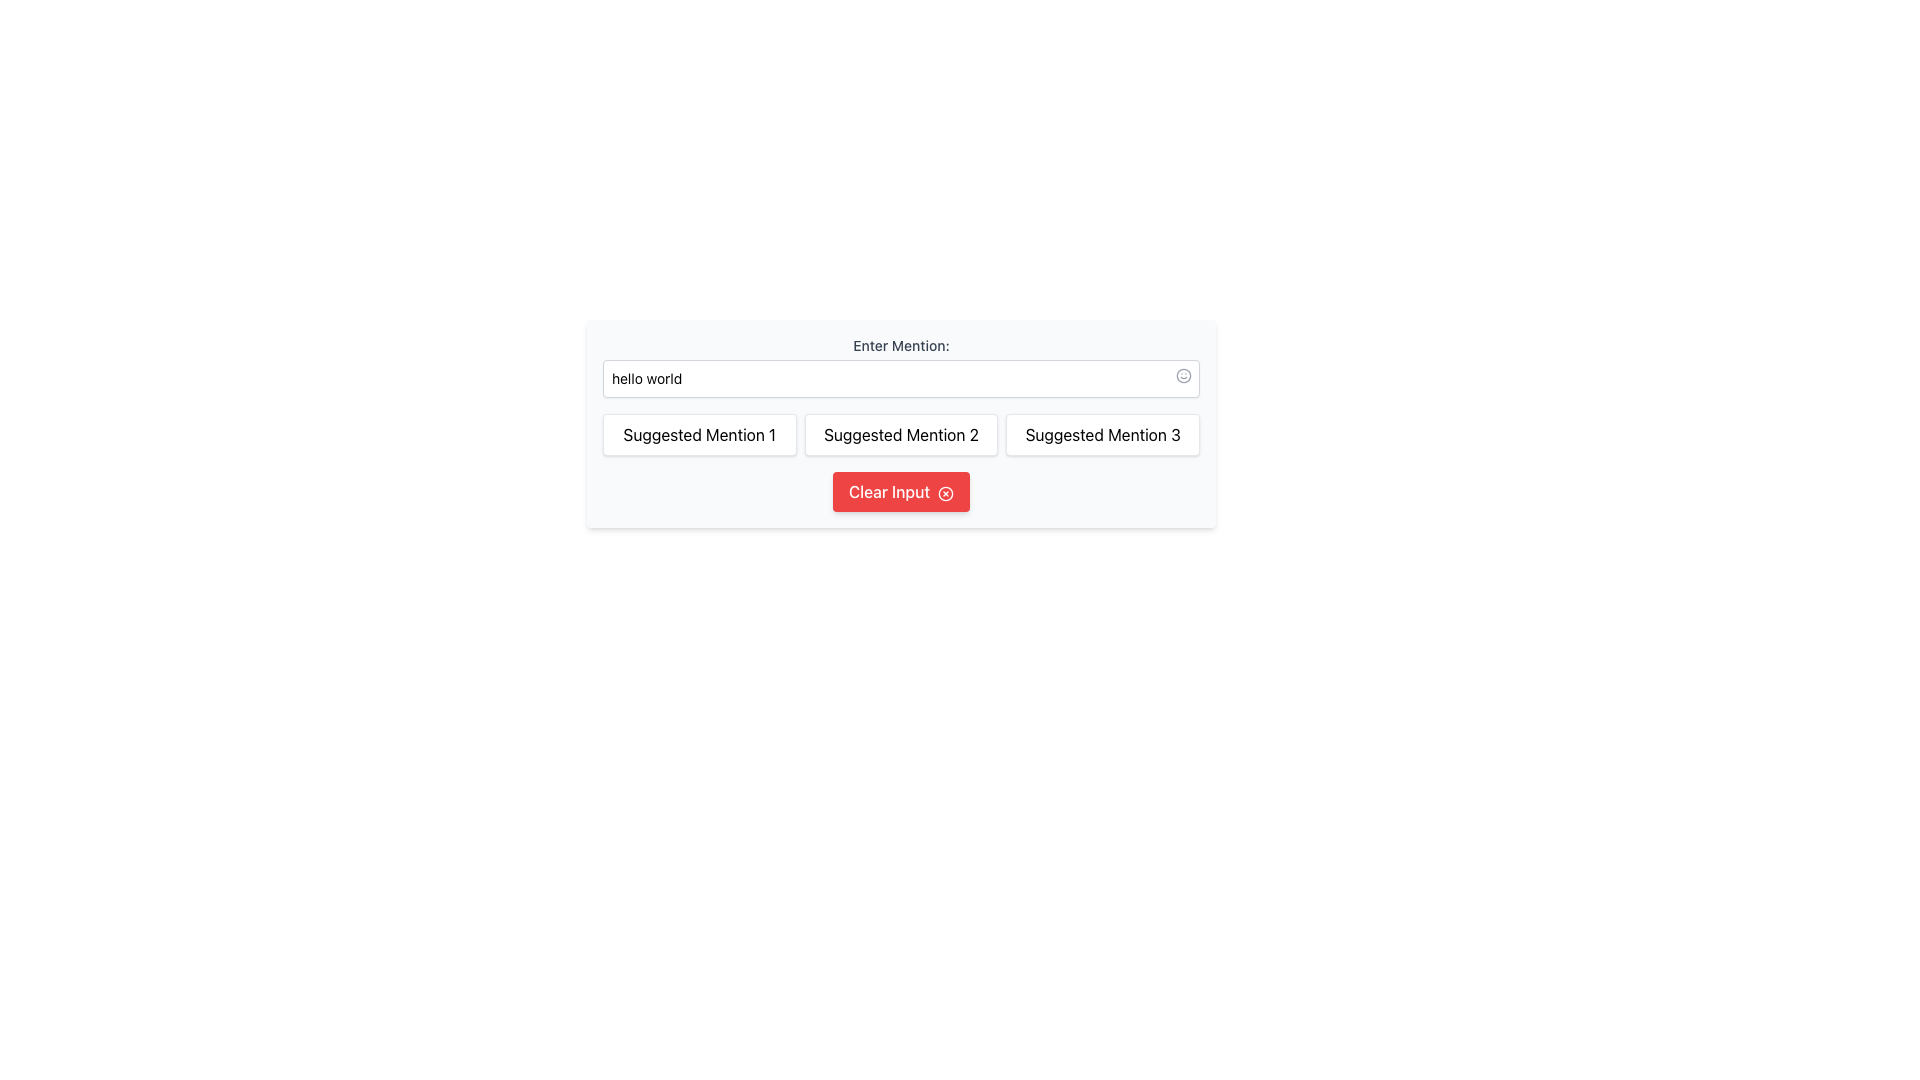  What do you see at coordinates (900, 511) in the screenshot?
I see `the 'Clear Input' button in the centered white dialog box that contains the title 'Enter Mention:' and has a red button with an 'x' icon` at bounding box center [900, 511].